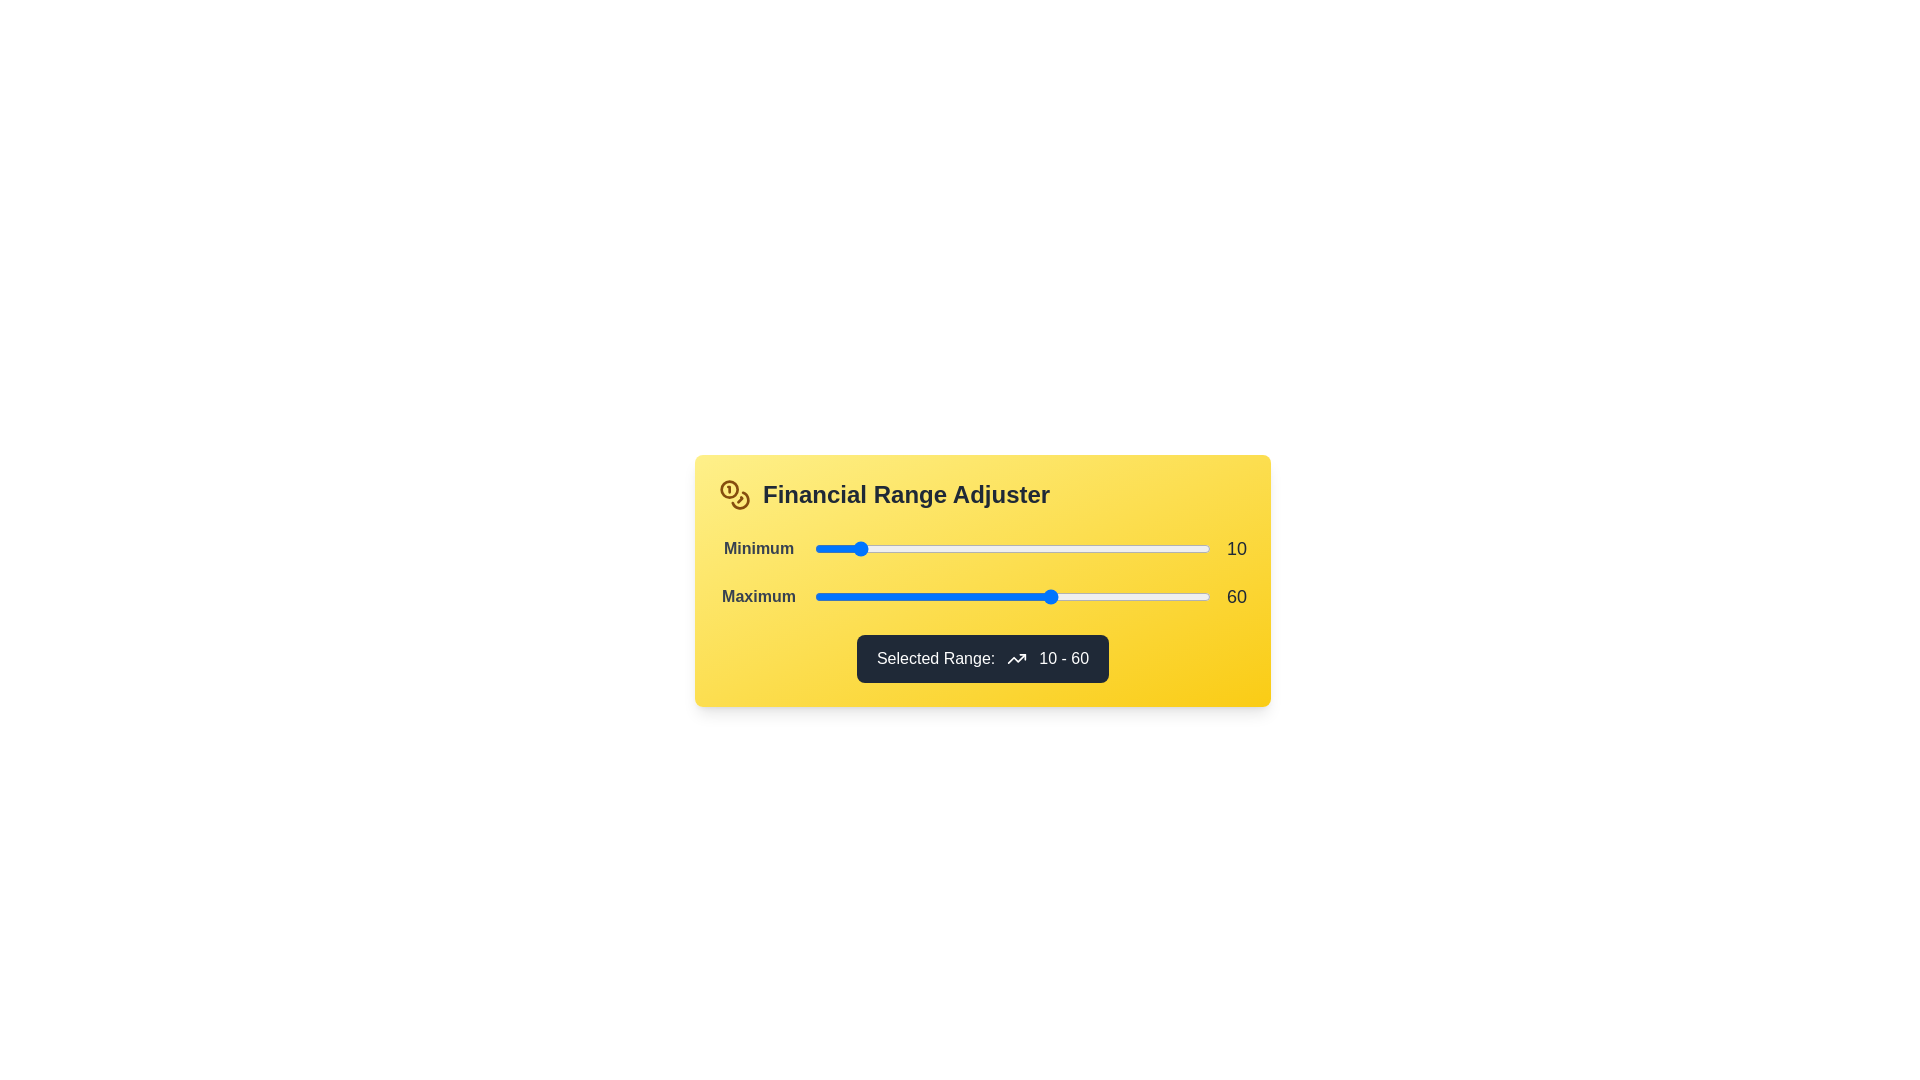  Describe the element at coordinates (1154, 548) in the screenshot. I see `the 'Minimum' slider to 86 within its range` at that location.